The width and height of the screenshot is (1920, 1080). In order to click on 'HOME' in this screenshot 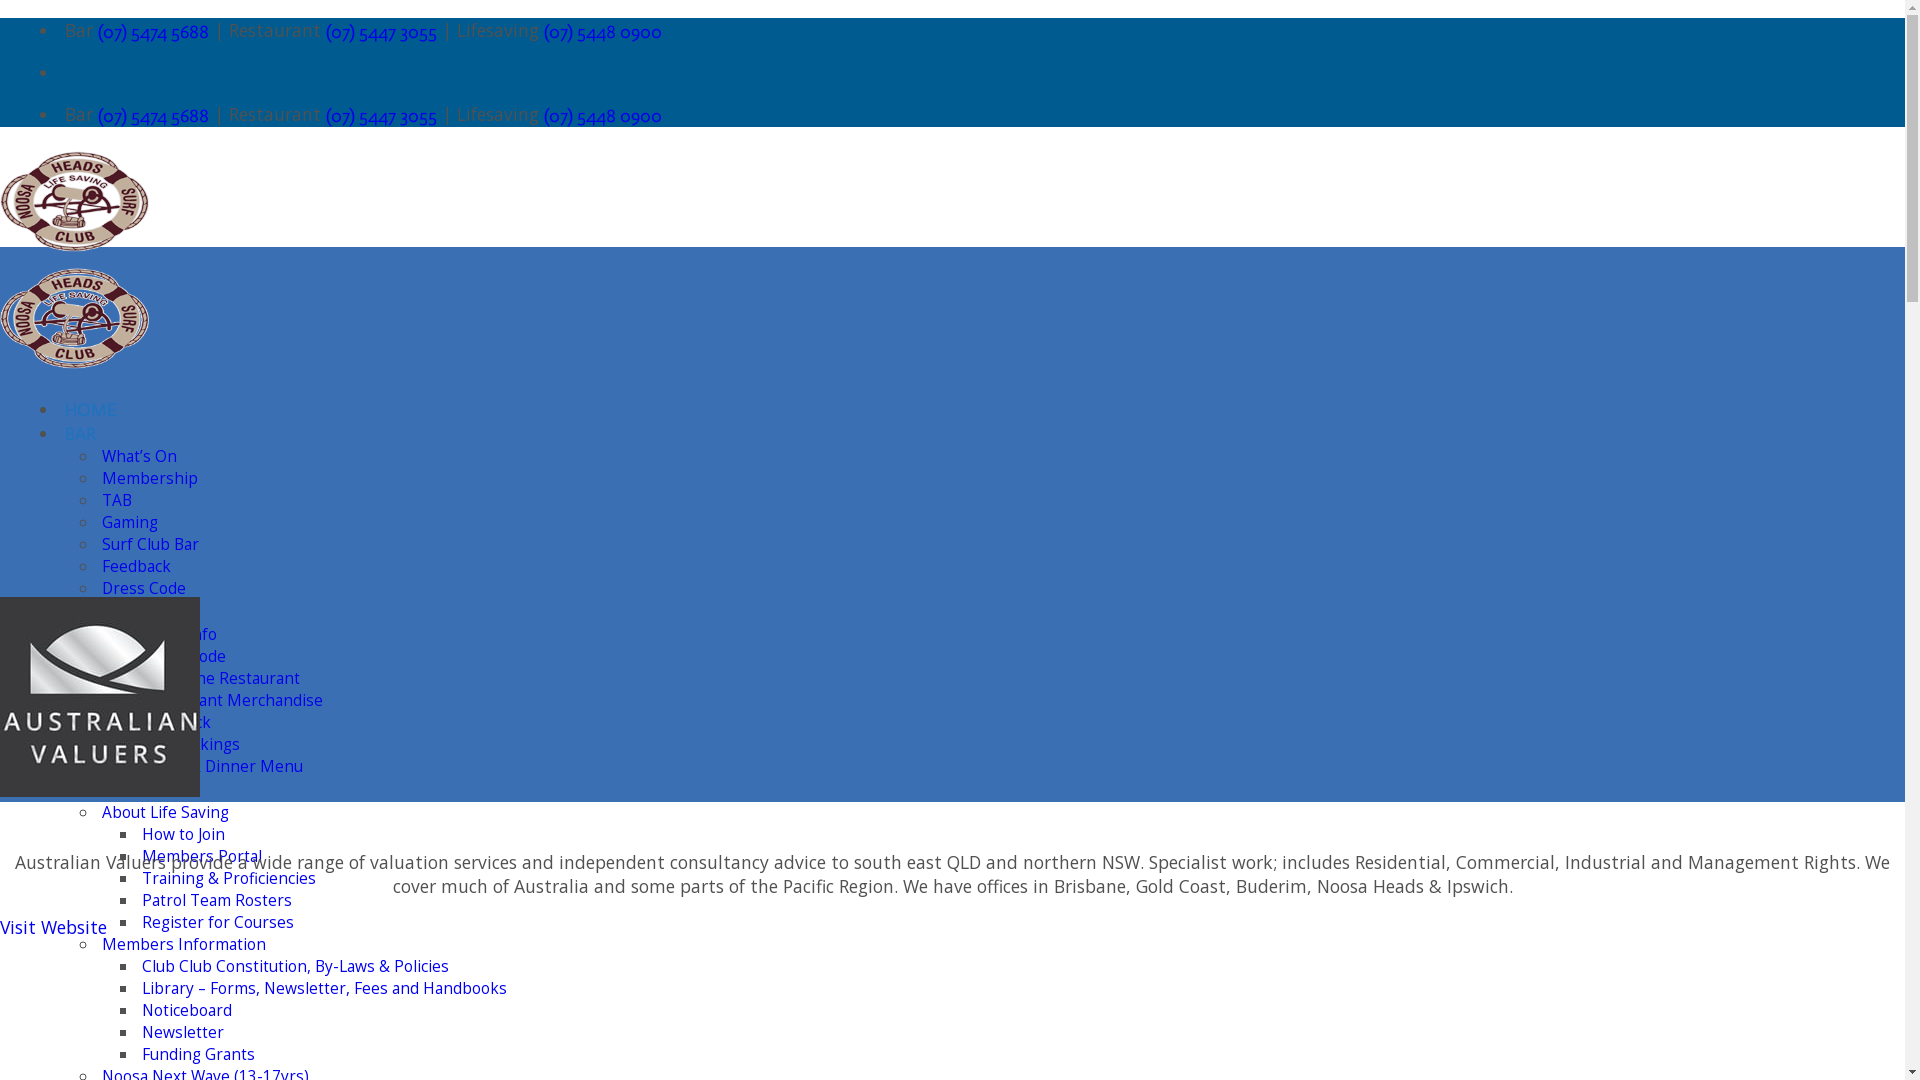, I will do `click(90, 408)`.